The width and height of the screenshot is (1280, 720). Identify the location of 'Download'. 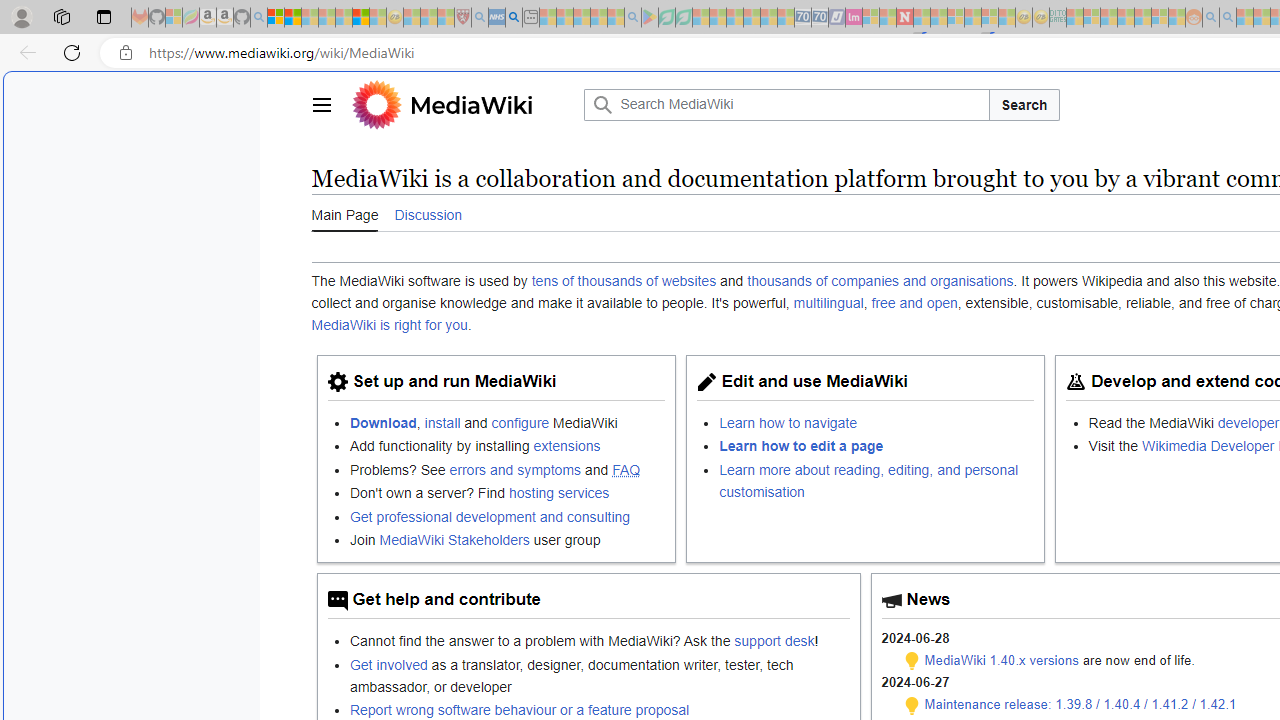
(383, 421).